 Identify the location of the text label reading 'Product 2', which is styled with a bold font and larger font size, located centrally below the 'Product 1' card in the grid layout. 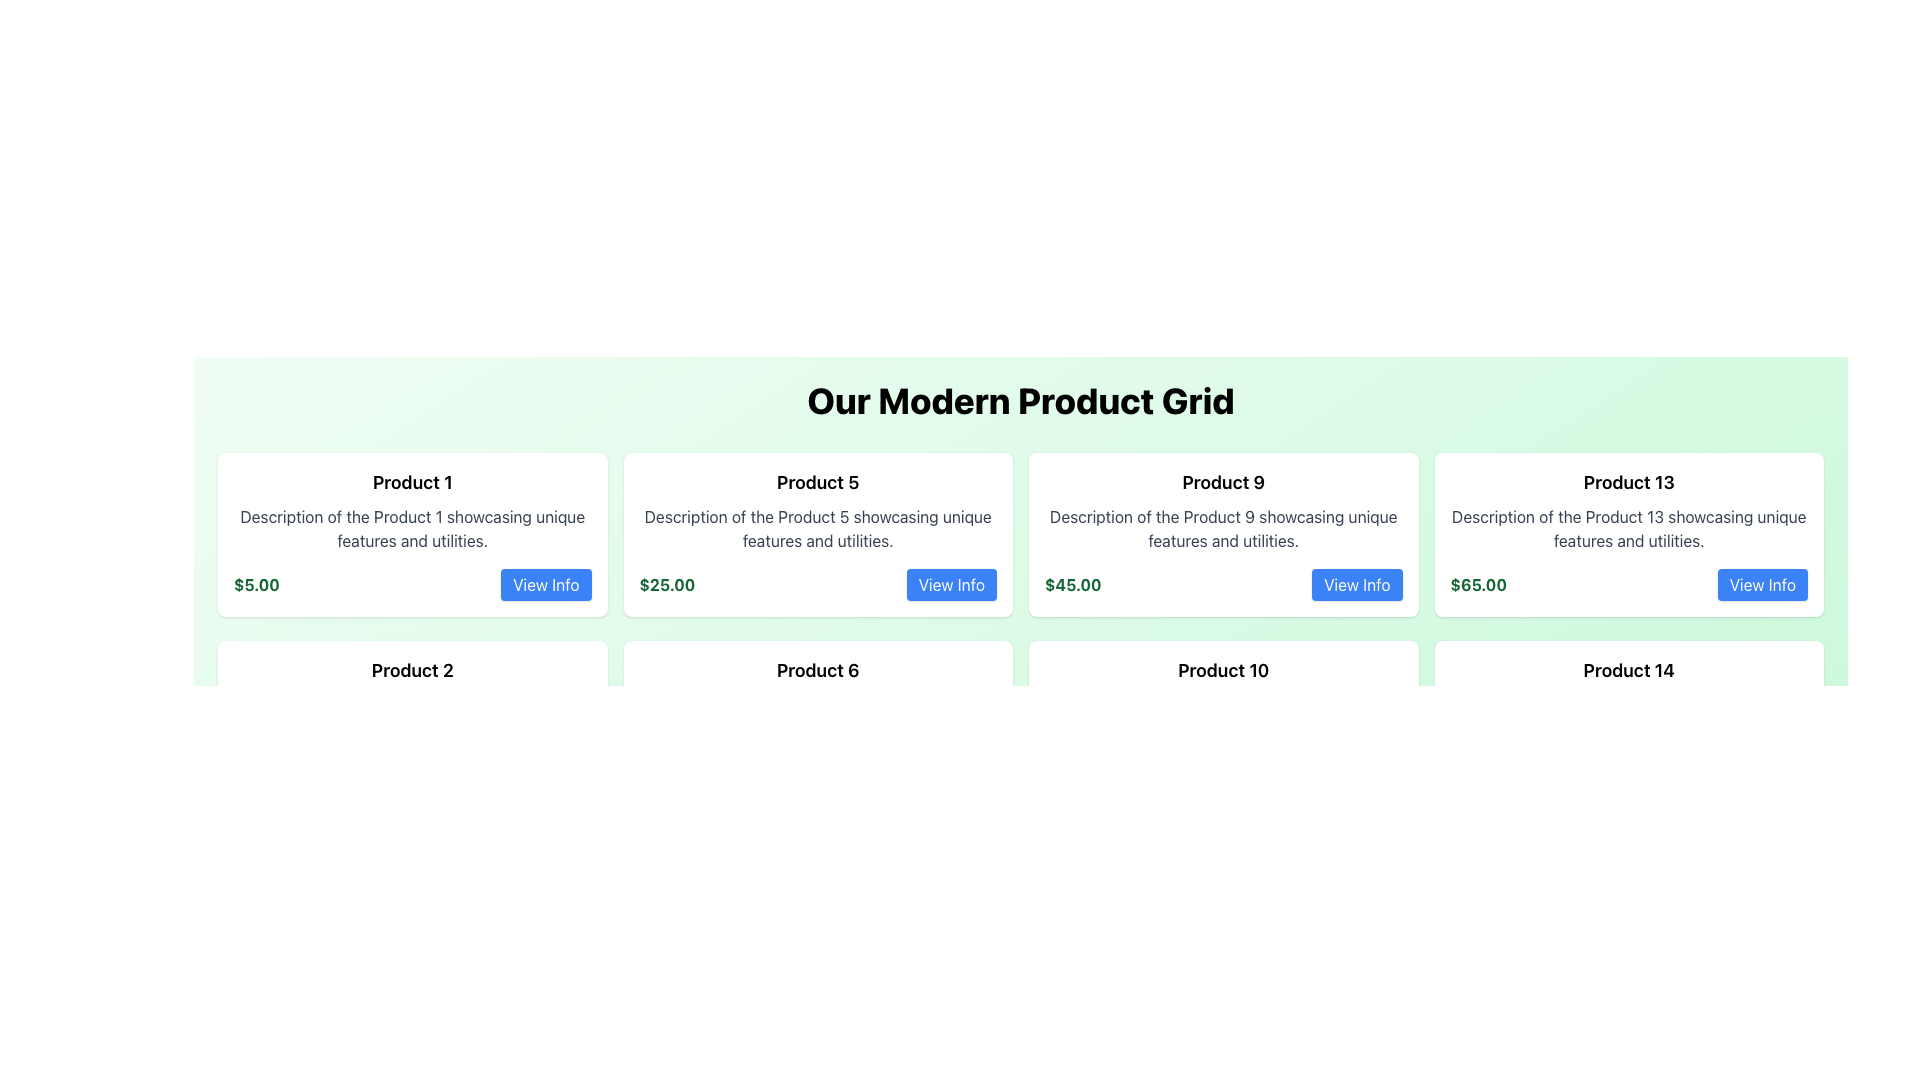
(411, 671).